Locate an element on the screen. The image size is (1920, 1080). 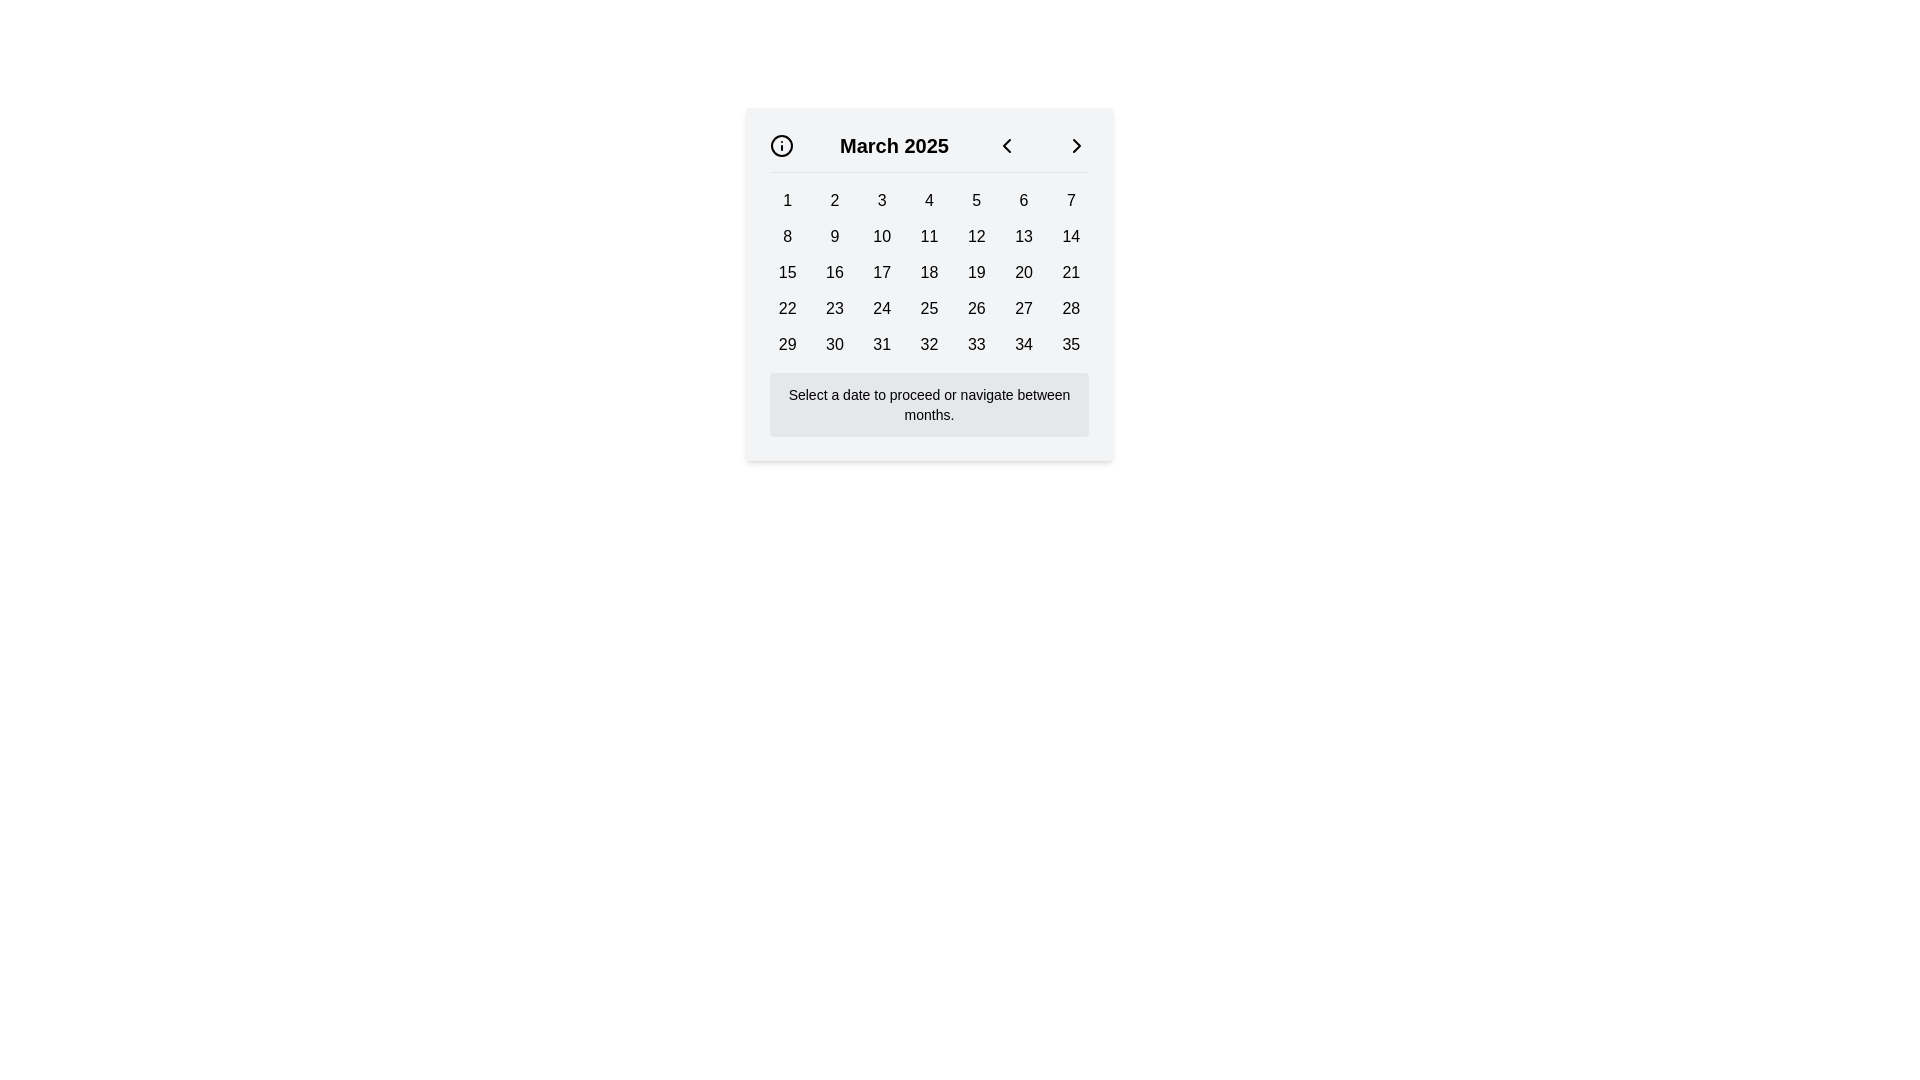
the small rectangular button labeled '11' in the calendar interface is located at coordinates (928, 235).